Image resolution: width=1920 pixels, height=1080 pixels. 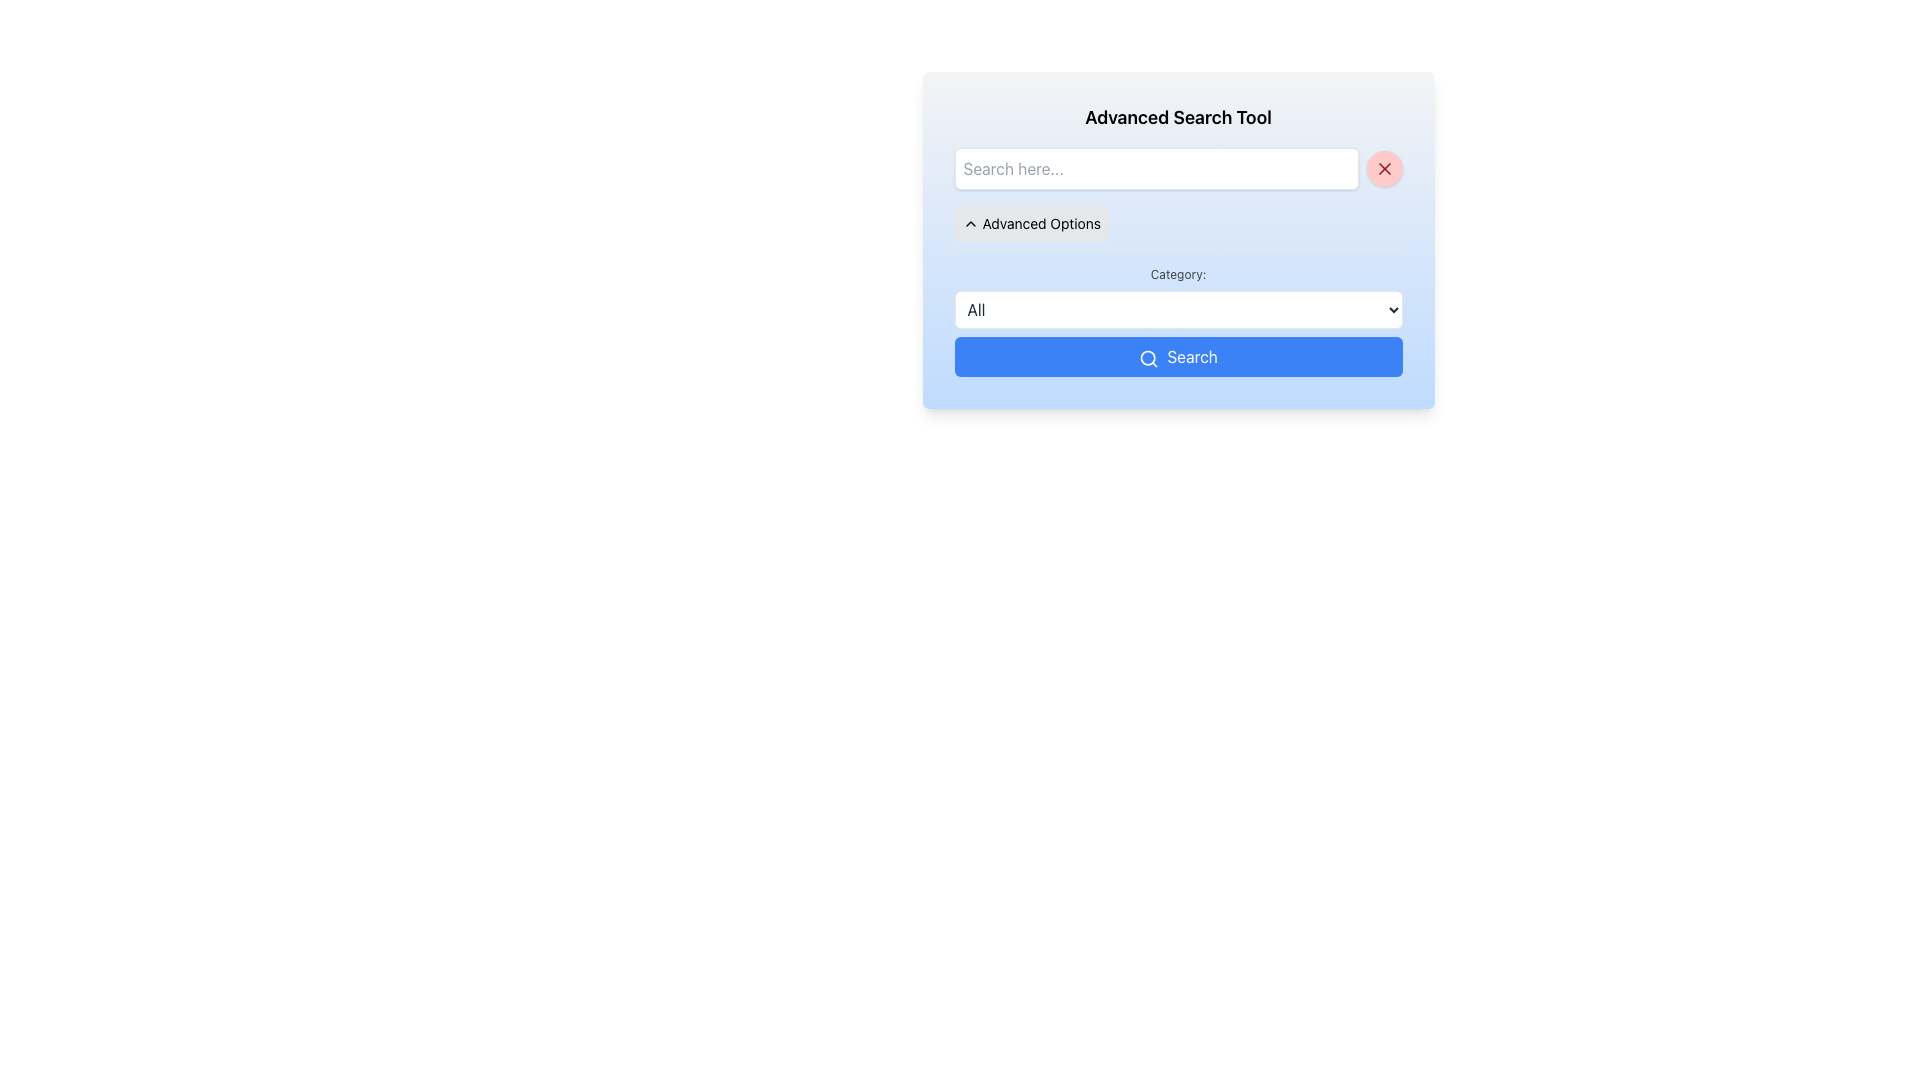 What do you see at coordinates (1383, 168) in the screenshot?
I see `the clear button located on the right side of the search input field to observe the interactivity effect` at bounding box center [1383, 168].